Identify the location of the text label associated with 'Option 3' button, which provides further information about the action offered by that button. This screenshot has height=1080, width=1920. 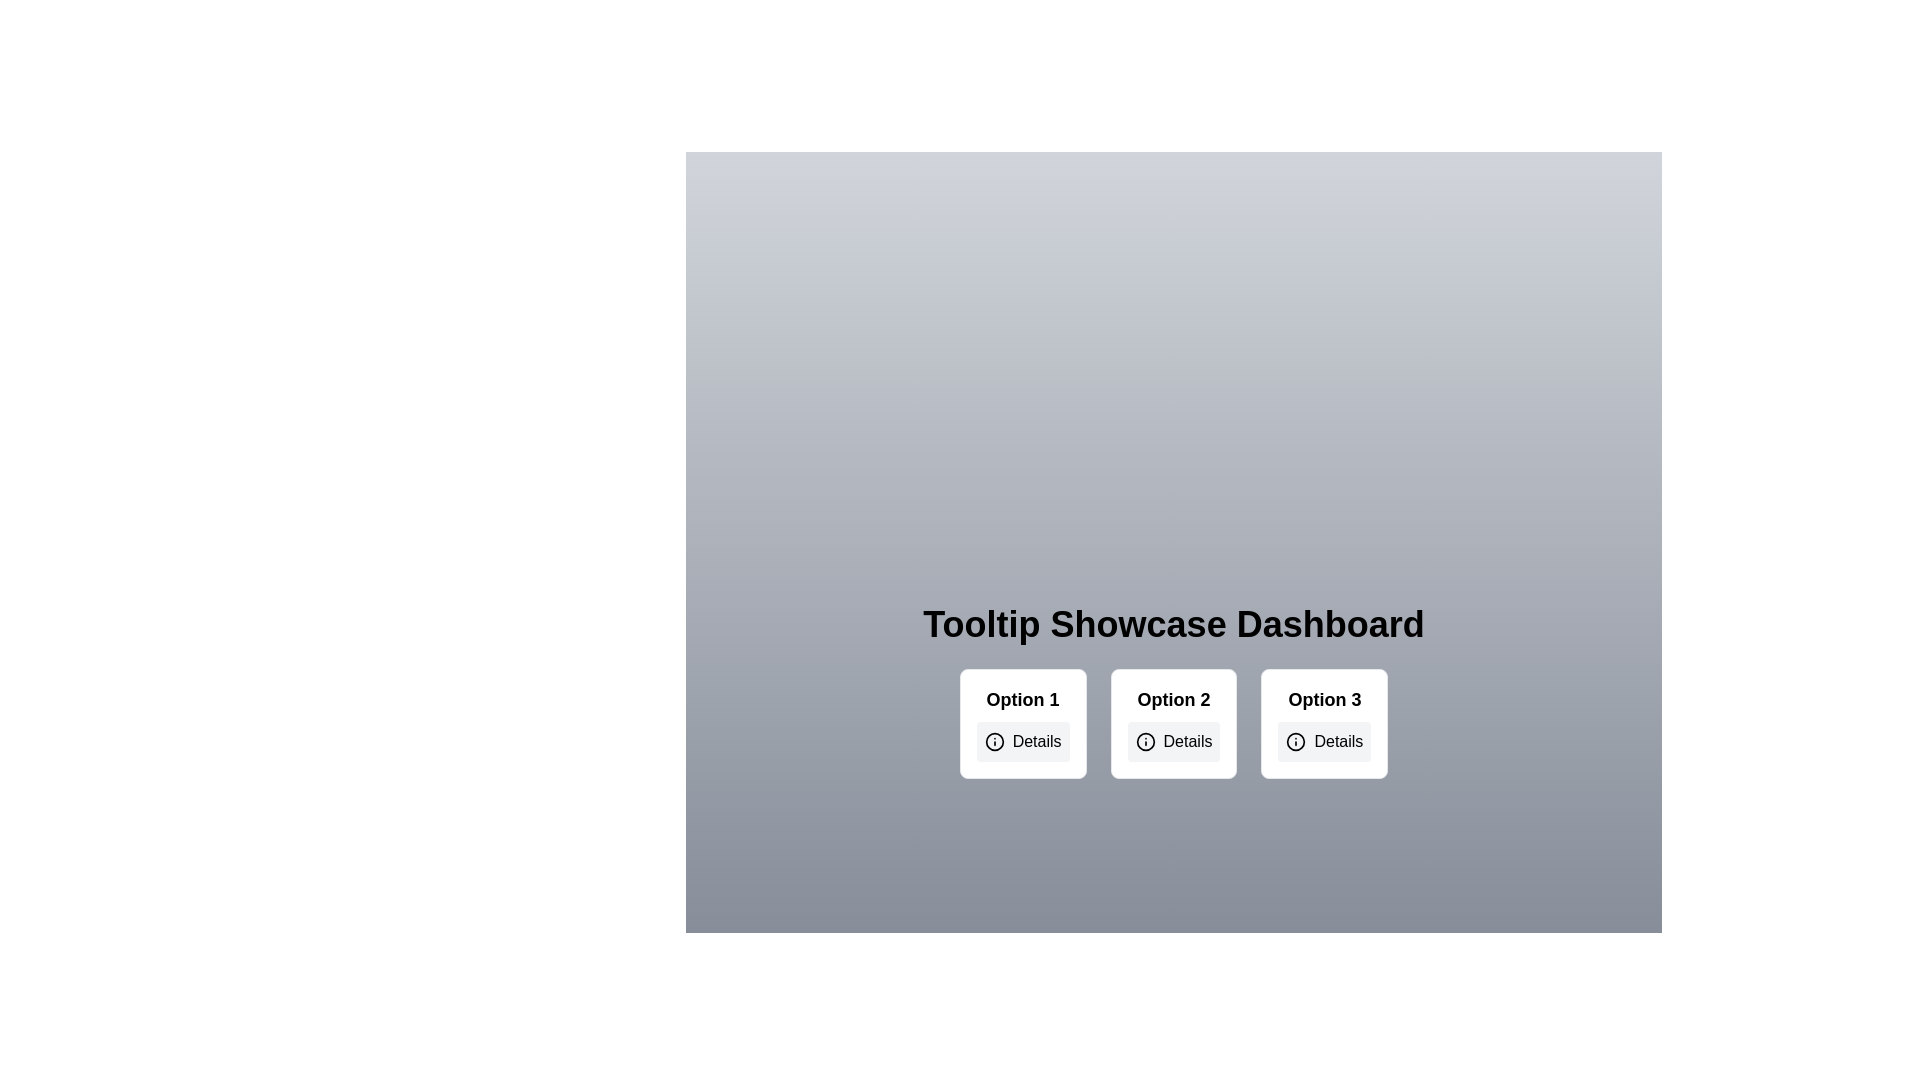
(1338, 741).